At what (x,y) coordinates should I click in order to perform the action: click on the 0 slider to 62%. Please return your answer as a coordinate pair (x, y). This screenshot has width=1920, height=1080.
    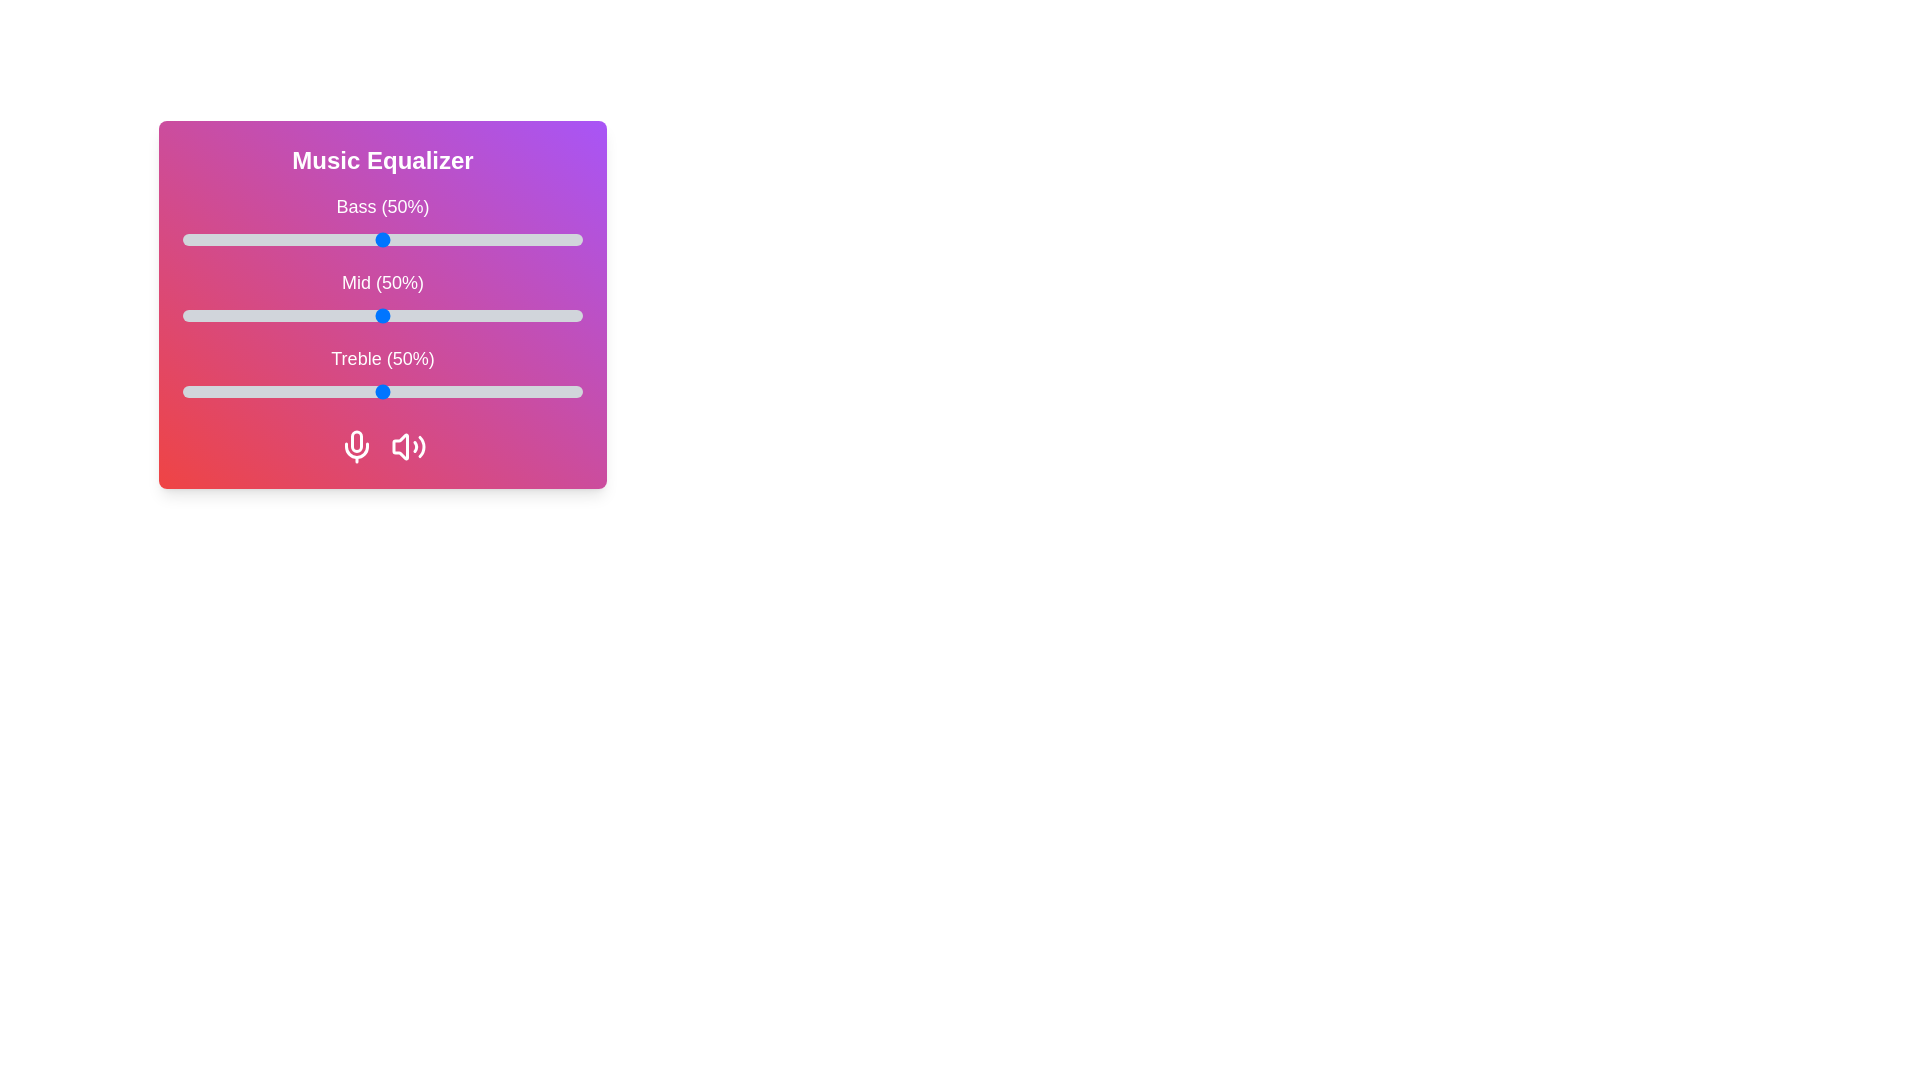
    Looking at the image, I should click on (430, 238).